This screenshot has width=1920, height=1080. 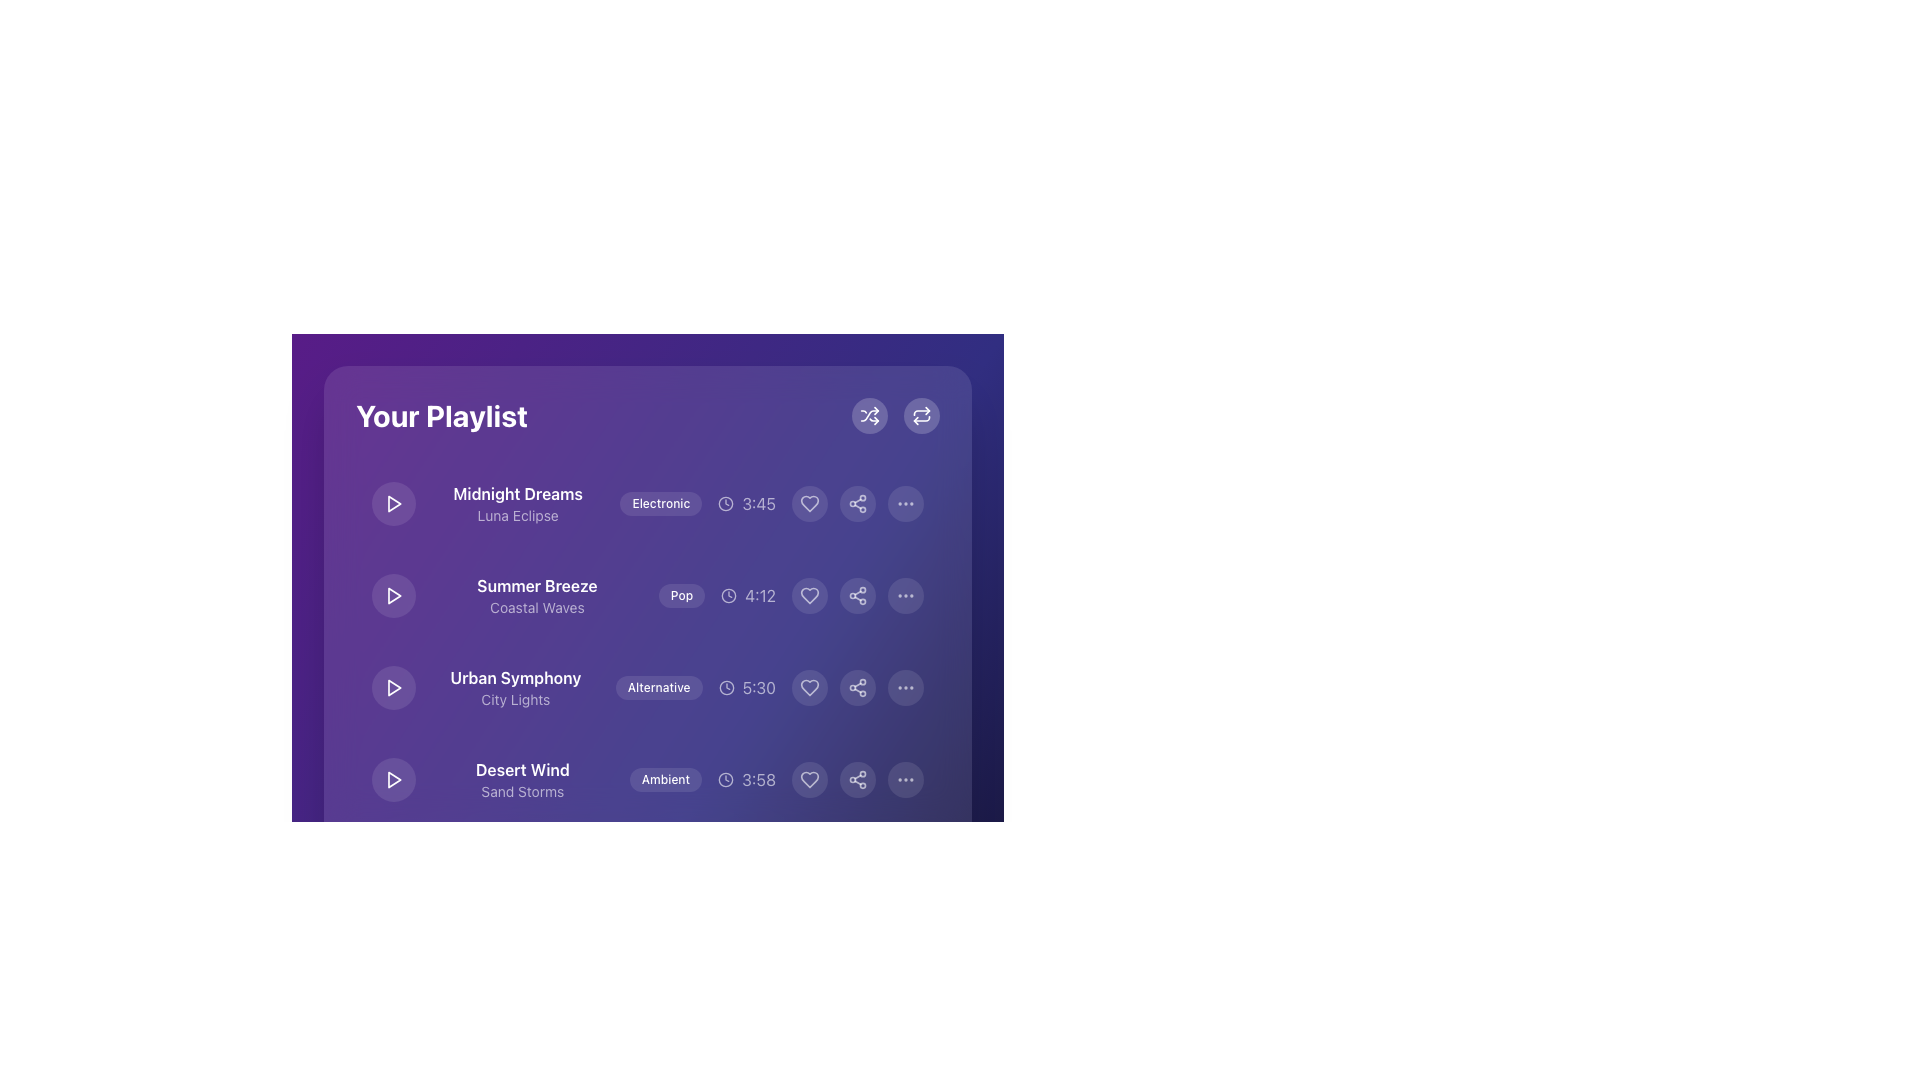 I want to click on the circular clock icon located to the left of the duration '3:45' in the 'Midnight Dreams' track row of the playlist interface, so click(x=725, y=503).